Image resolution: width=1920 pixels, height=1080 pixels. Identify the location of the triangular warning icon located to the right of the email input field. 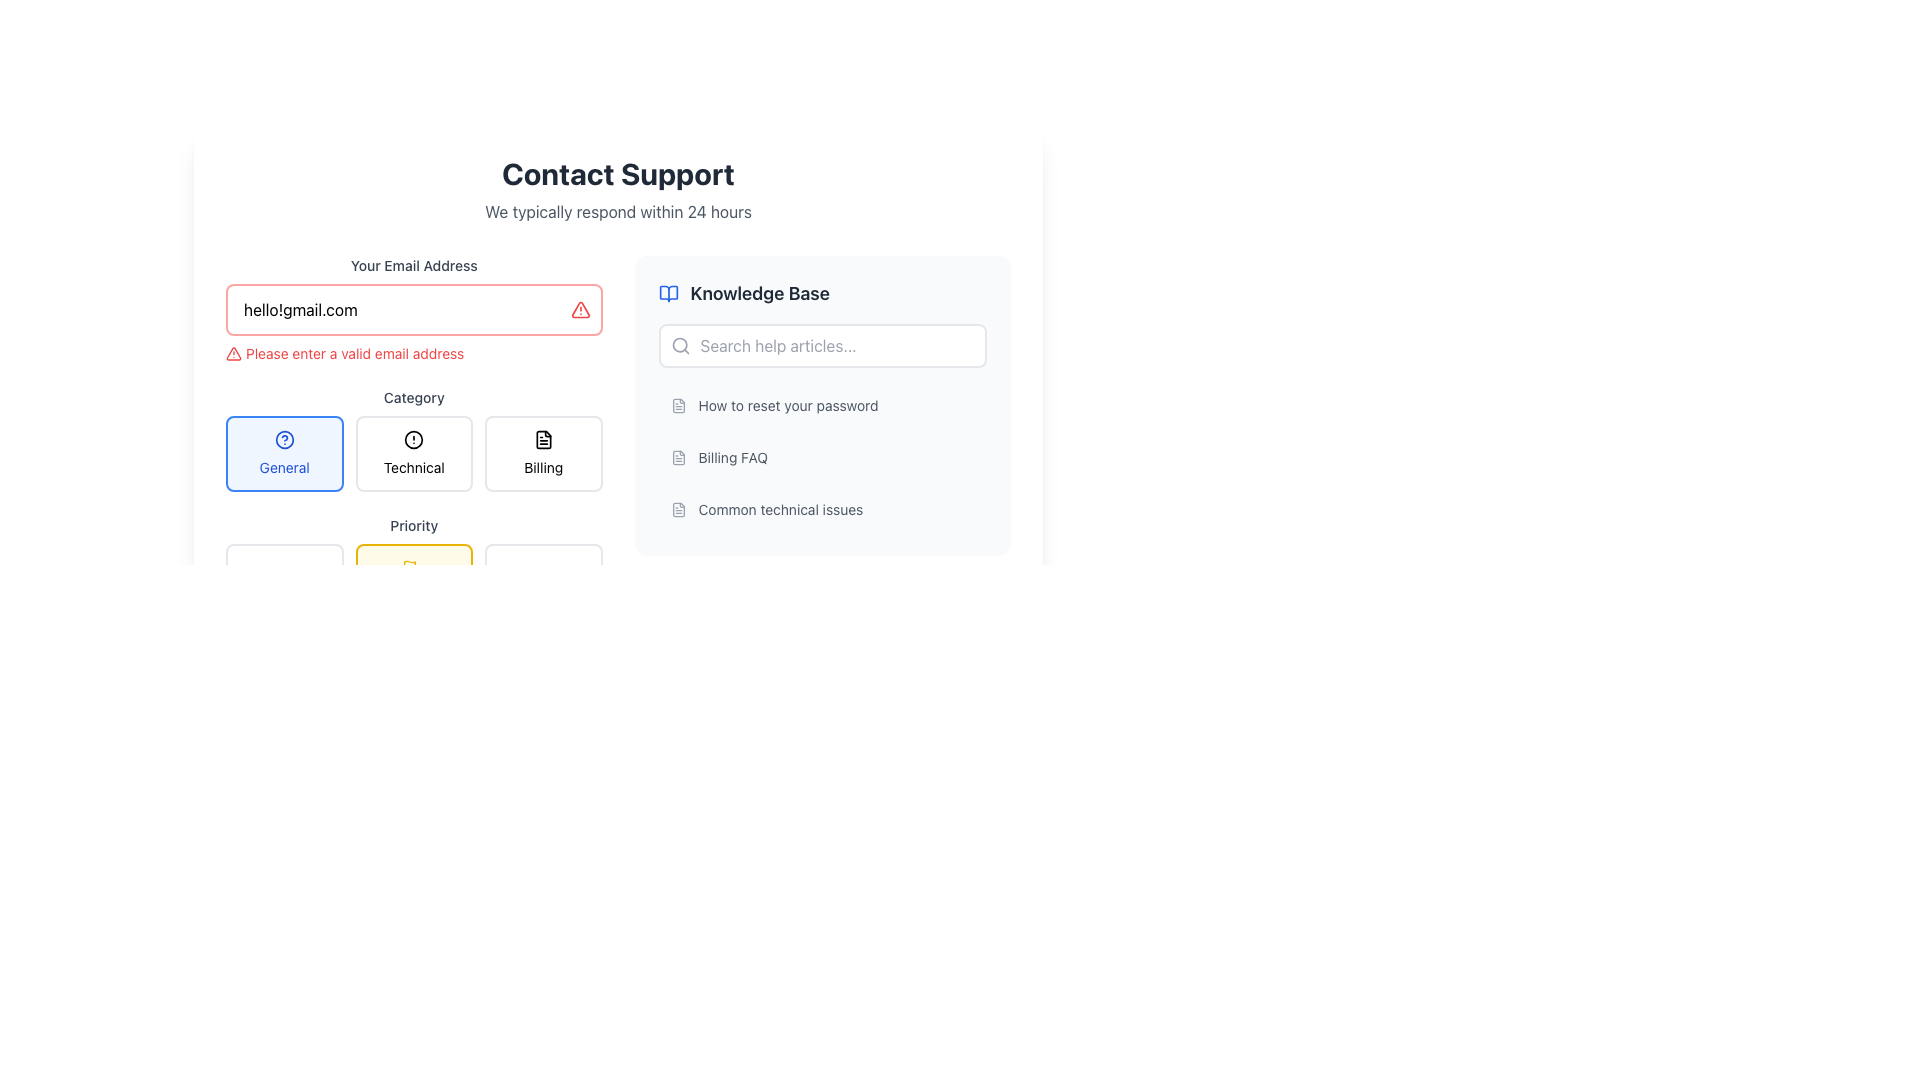
(234, 353).